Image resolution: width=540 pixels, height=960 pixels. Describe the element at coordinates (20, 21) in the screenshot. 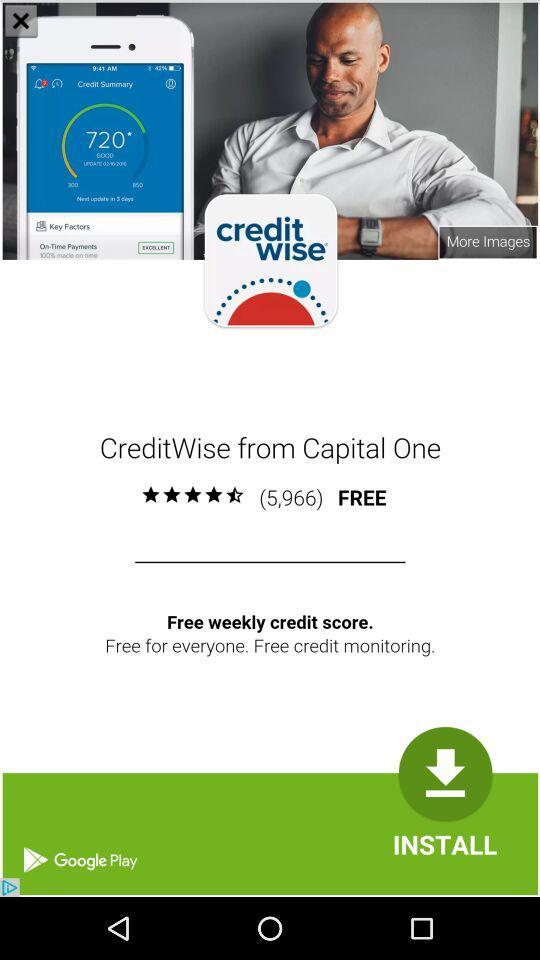

I see `the close icon` at that location.